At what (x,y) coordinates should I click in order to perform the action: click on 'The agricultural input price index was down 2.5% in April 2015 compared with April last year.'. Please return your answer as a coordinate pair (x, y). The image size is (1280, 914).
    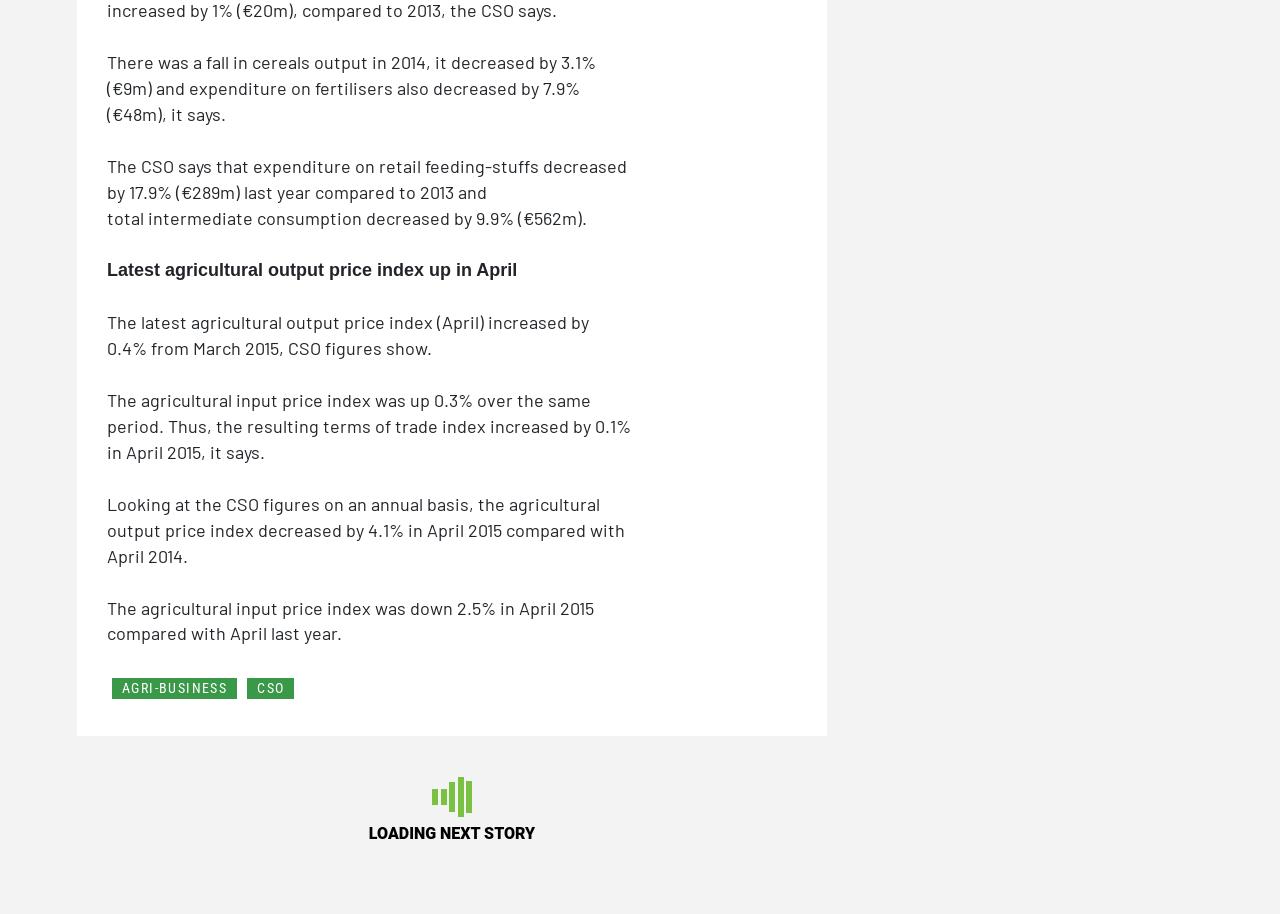
    Looking at the image, I should click on (350, 618).